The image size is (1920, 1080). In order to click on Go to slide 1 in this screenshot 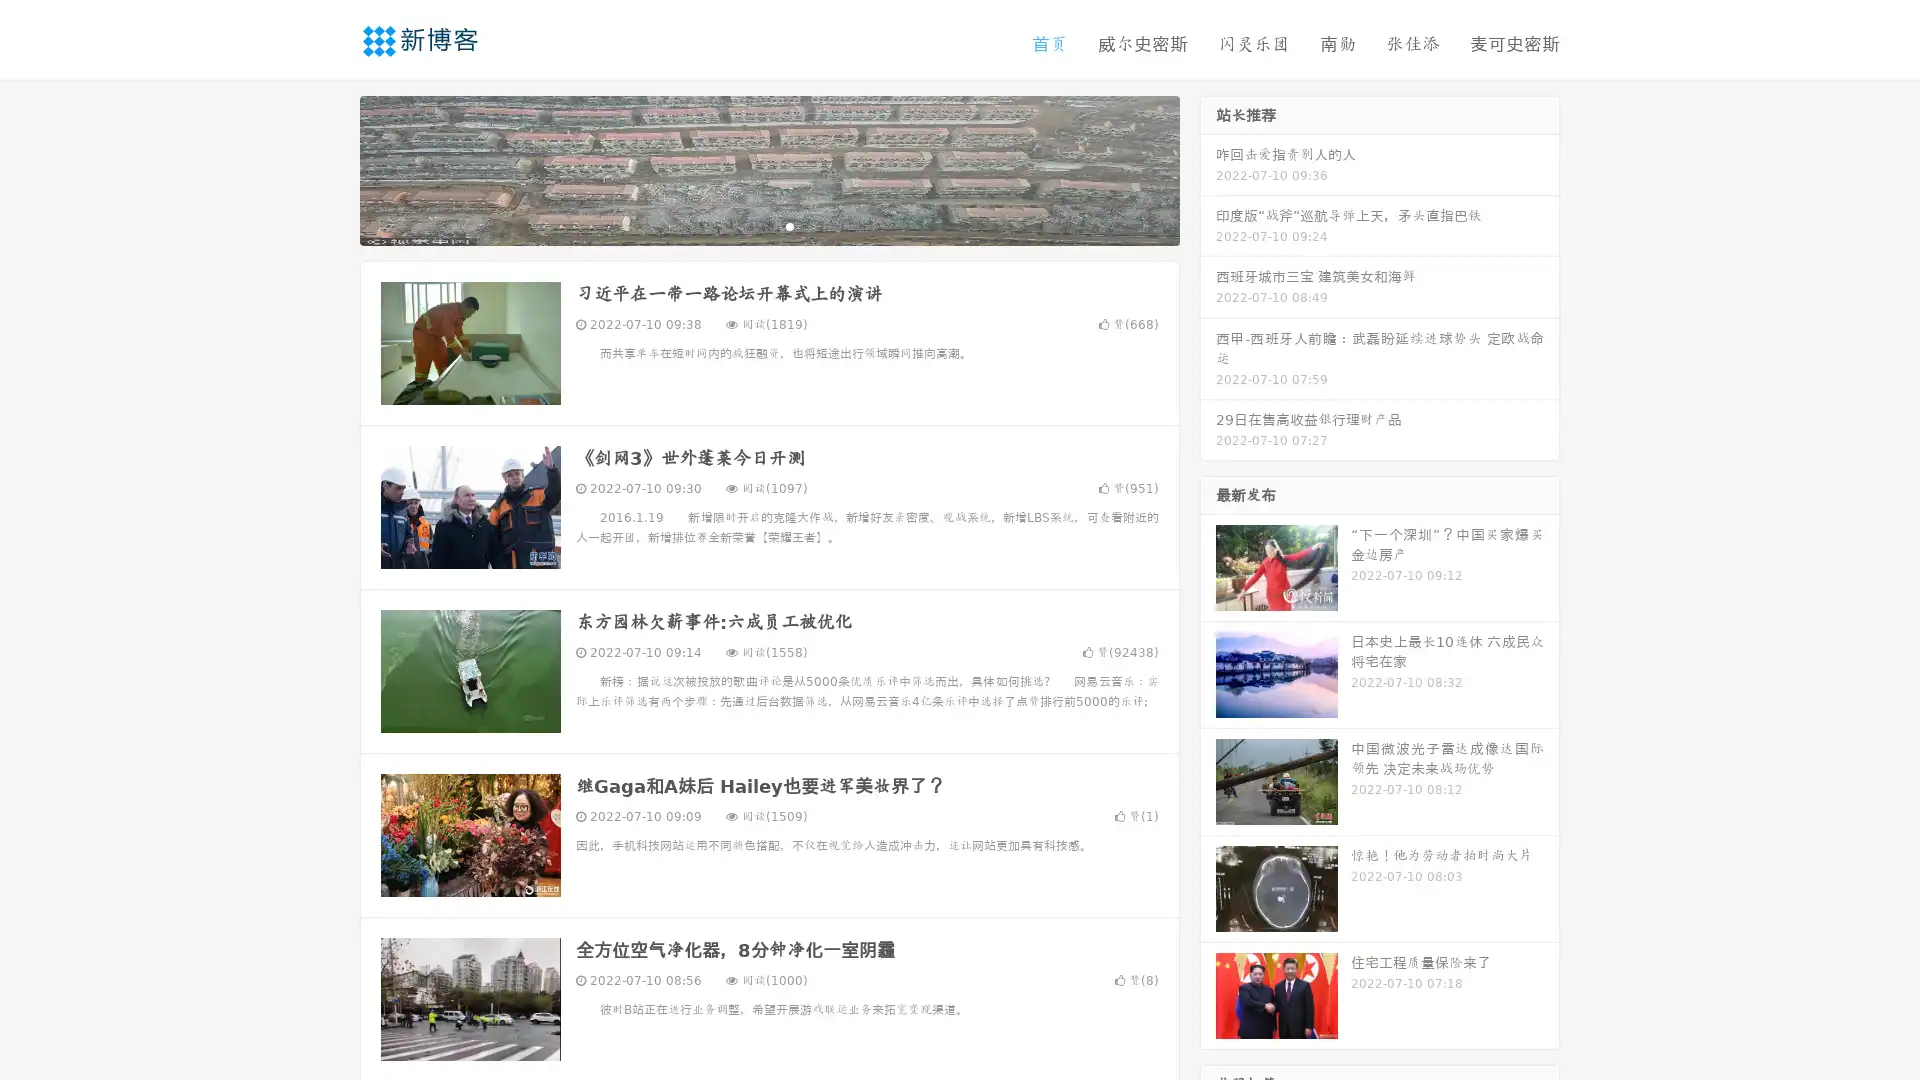, I will do `click(748, 225)`.